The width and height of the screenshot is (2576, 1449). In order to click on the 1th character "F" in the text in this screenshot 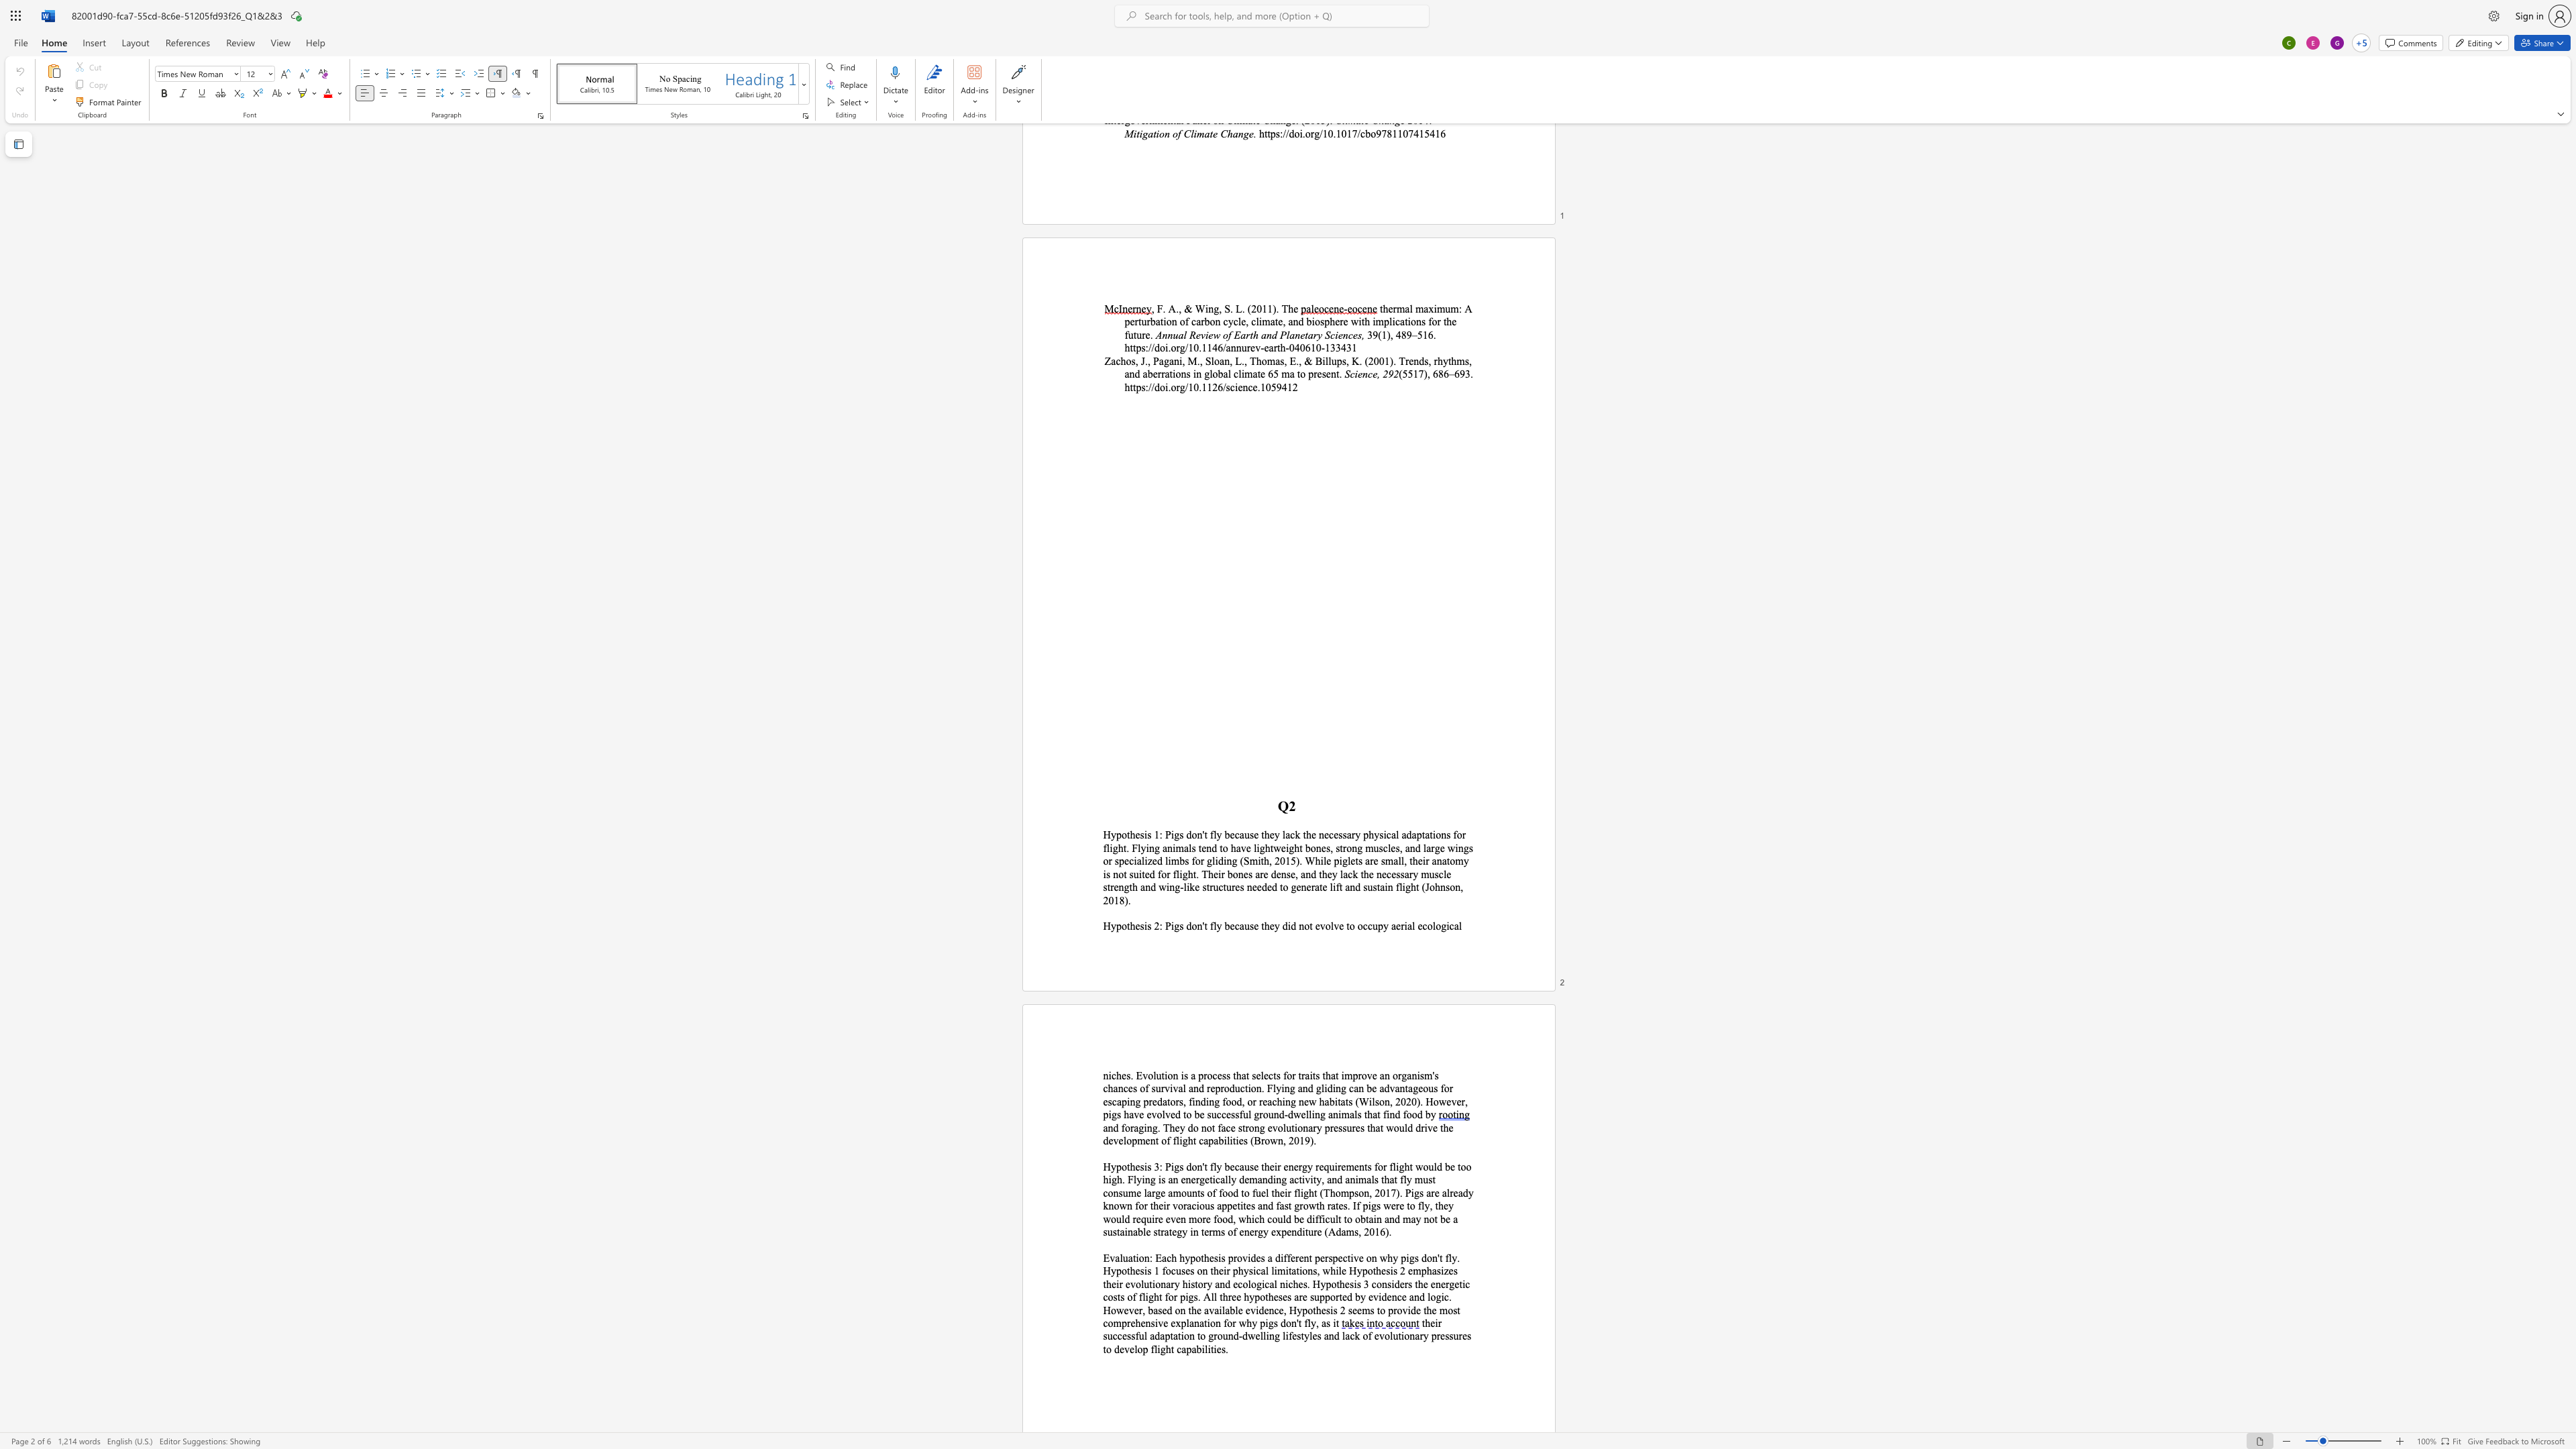, I will do `click(1129, 1178)`.